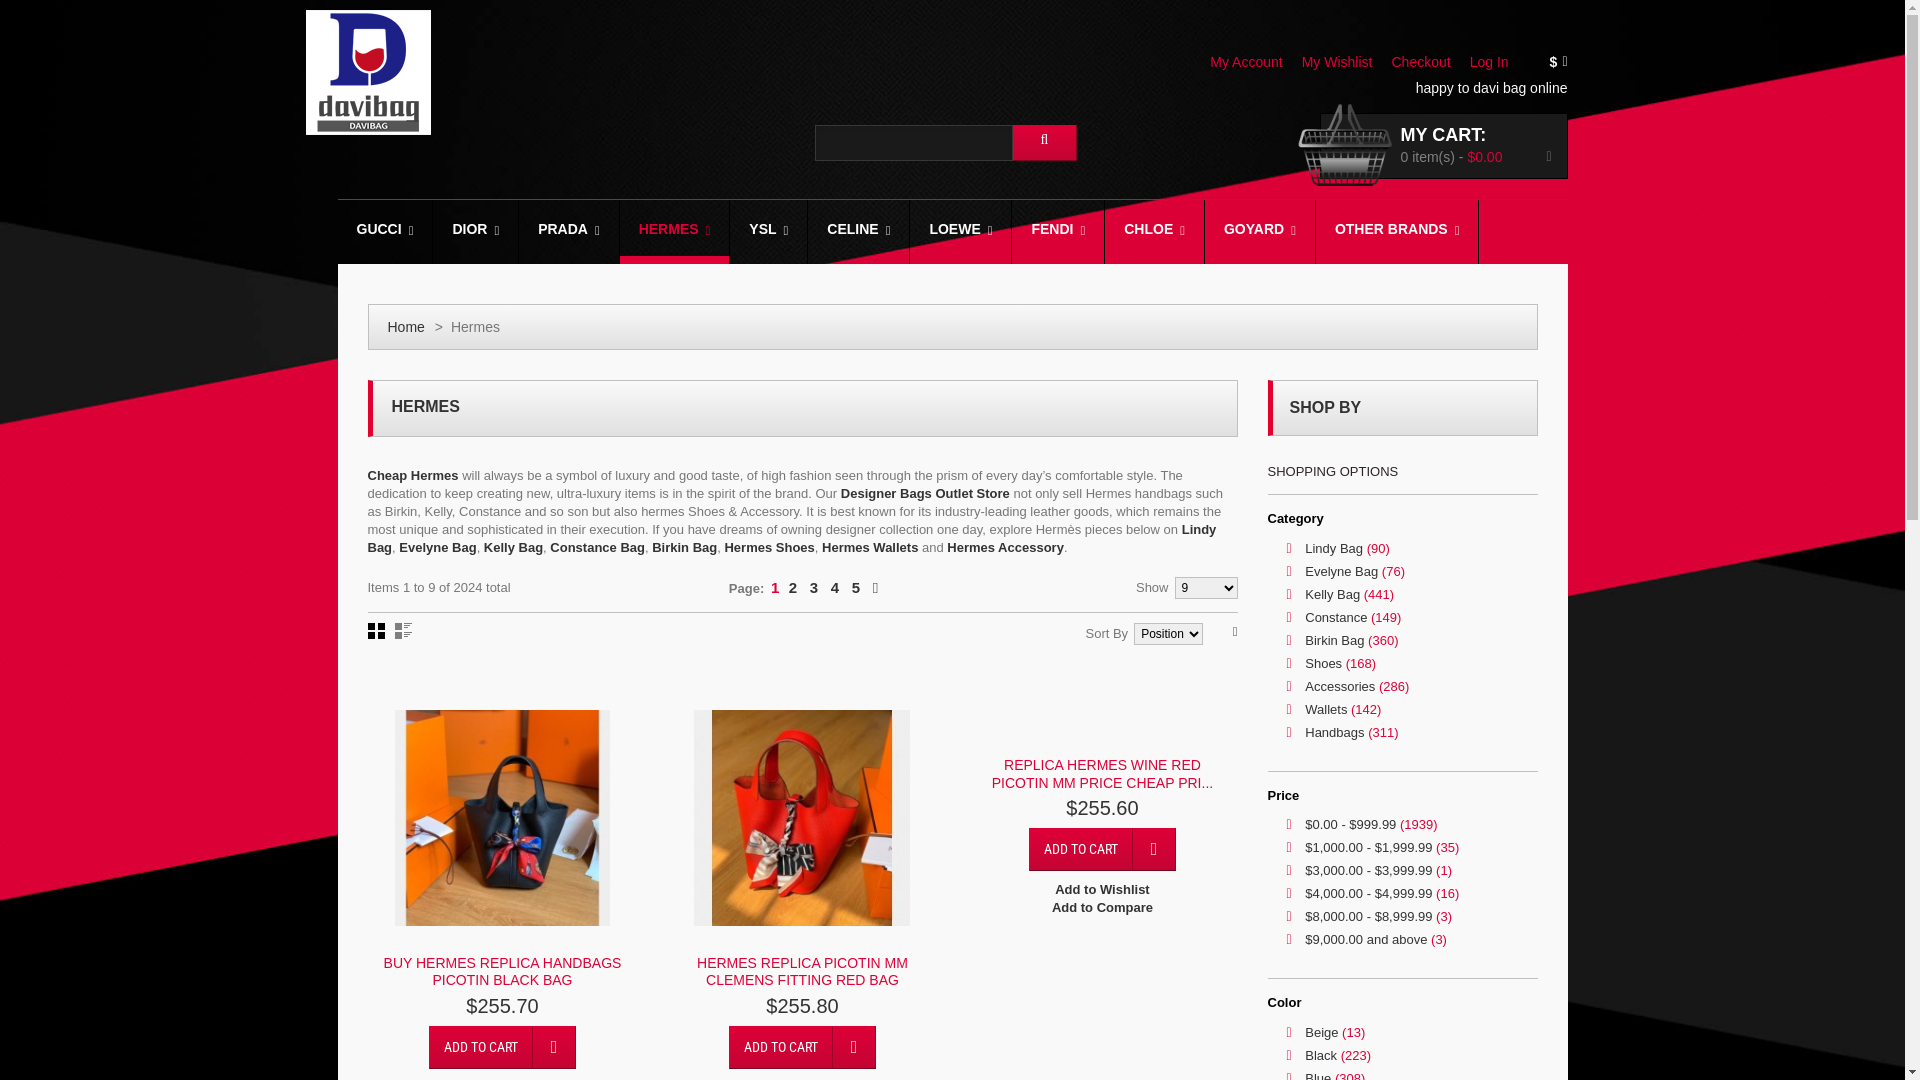 The image size is (1920, 1080). What do you see at coordinates (483, 230) in the screenshot?
I see `'DIOR'` at bounding box center [483, 230].